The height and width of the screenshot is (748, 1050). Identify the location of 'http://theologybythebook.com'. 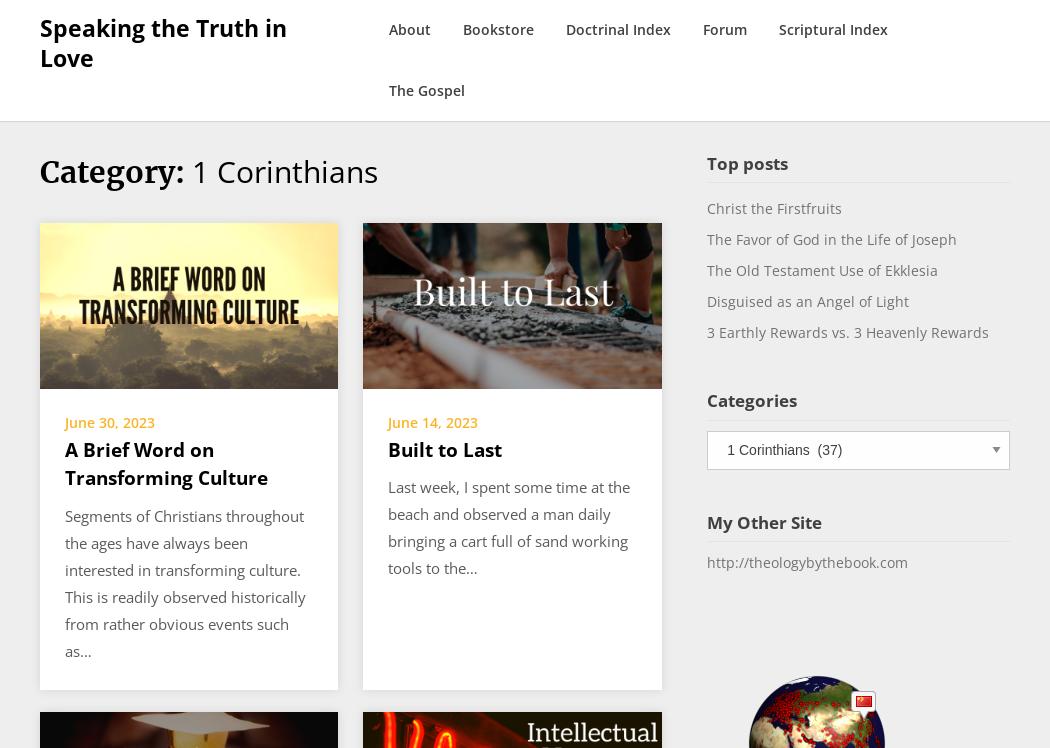
(805, 562).